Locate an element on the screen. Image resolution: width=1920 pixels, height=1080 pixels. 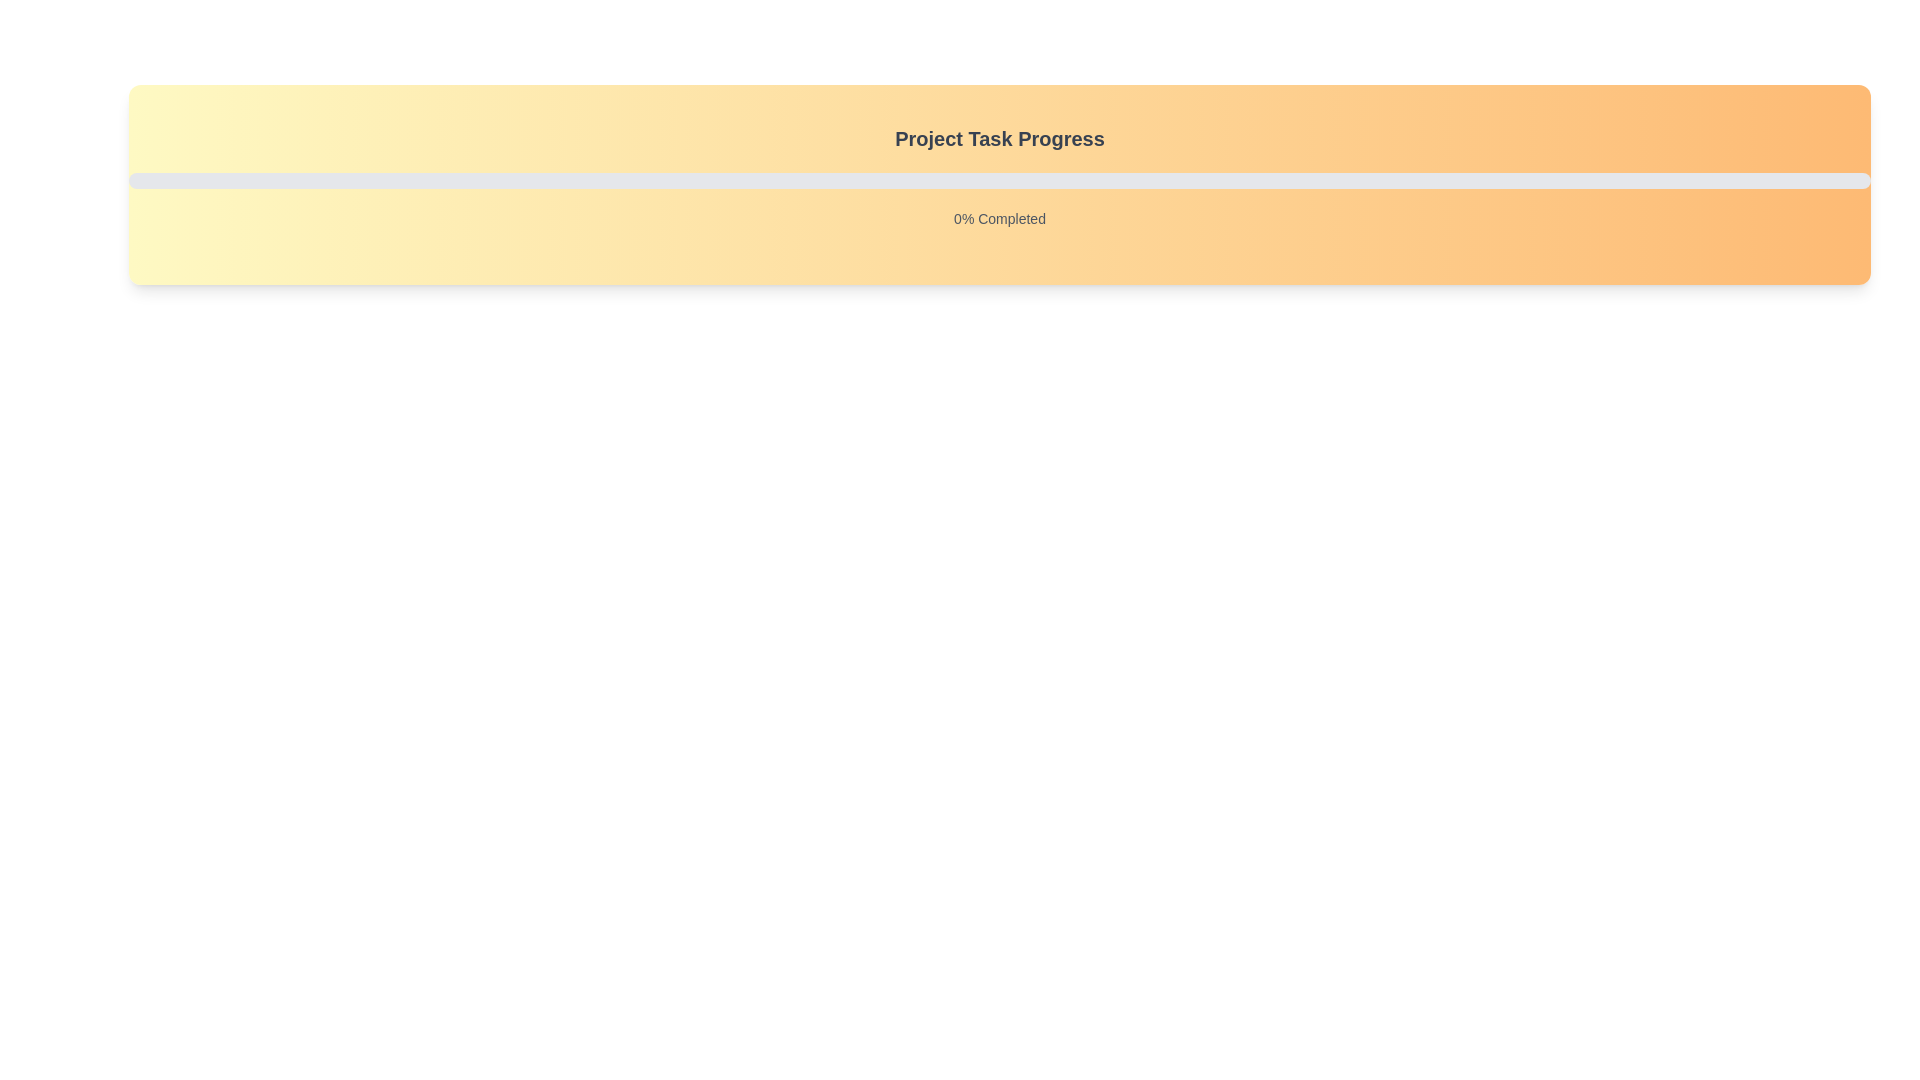
text 'Project Task Progress' which is displayed in a bold font and centered alignment, located above a progress bar and percentage indicator is located at coordinates (999, 137).